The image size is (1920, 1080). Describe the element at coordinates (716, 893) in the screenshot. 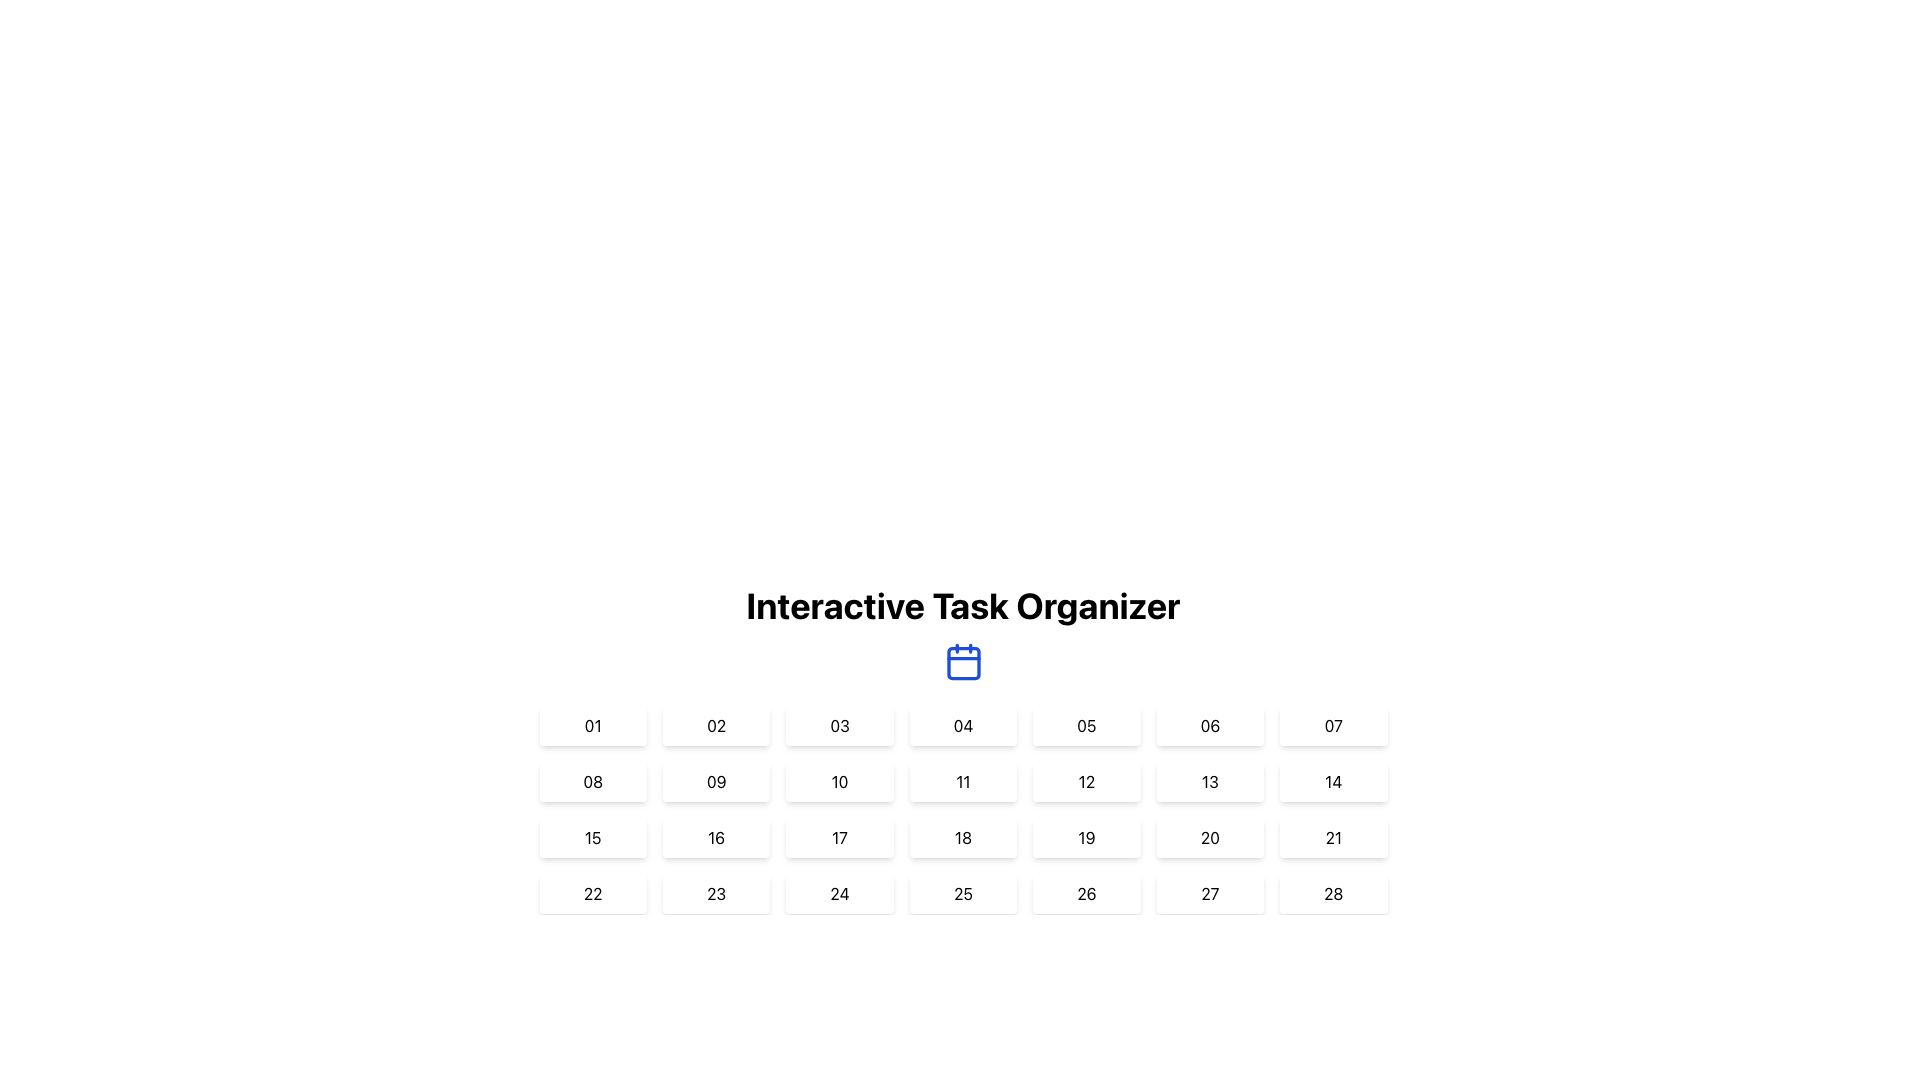

I see `the square button with rounded corners displaying the text '23'` at that location.